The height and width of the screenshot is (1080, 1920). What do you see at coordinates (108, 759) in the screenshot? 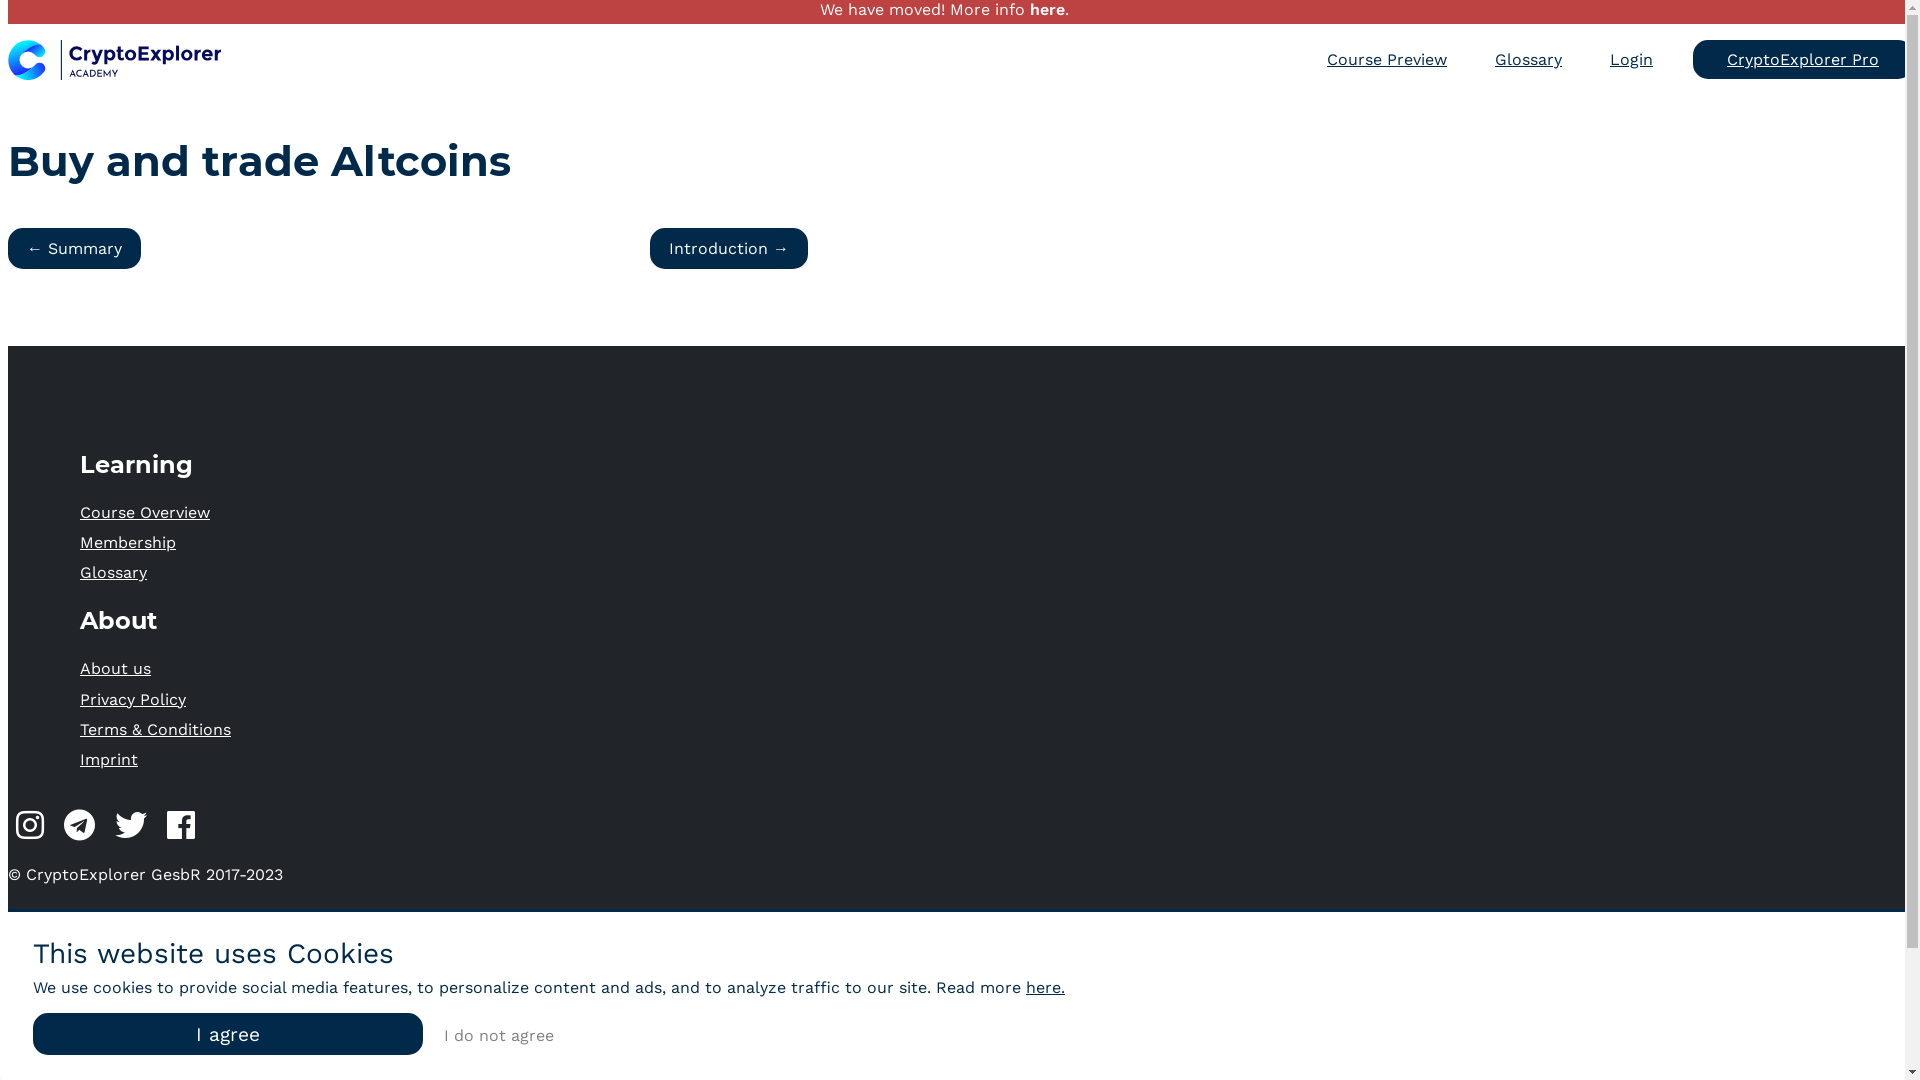
I see `'Imprint'` at bounding box center [108, 759].